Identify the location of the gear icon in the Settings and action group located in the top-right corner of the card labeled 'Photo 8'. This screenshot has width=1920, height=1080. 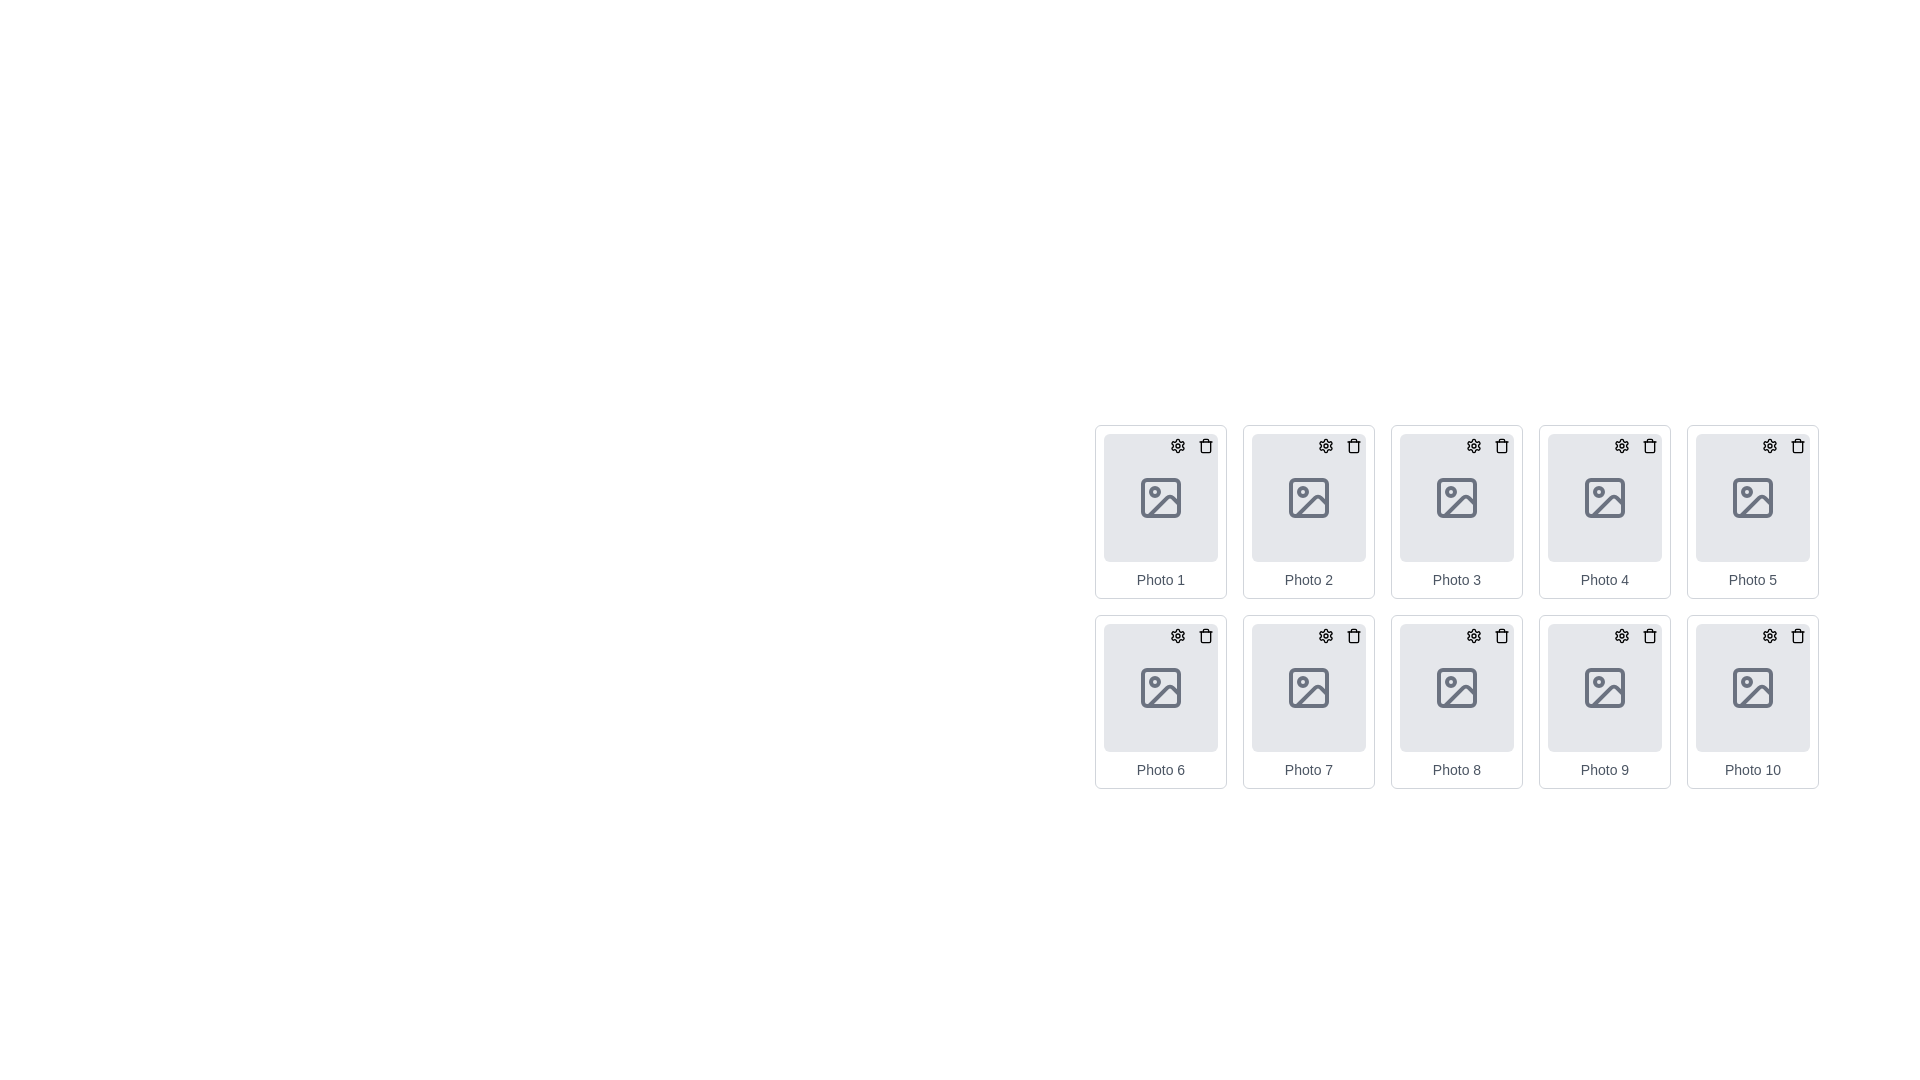
(1488, 636).